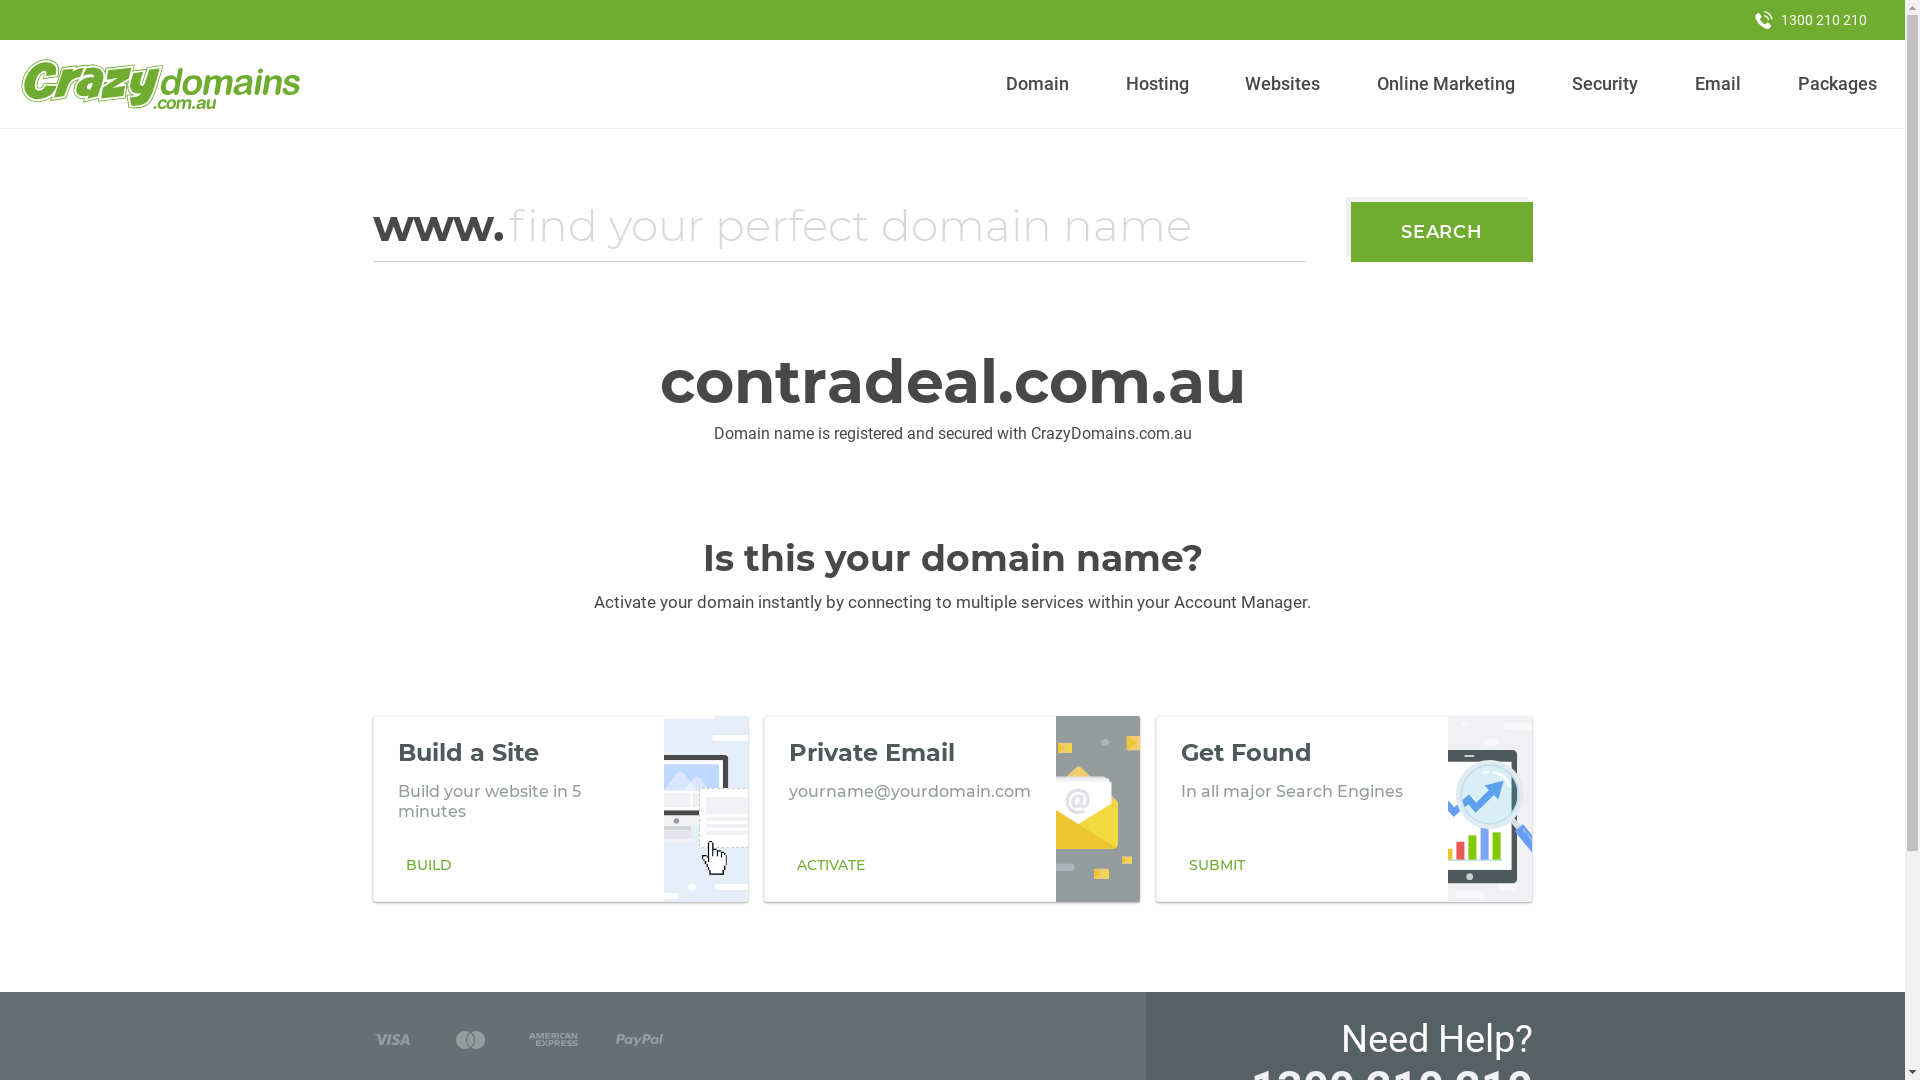  Describe the element at coordinates (1810, 19) in the screenshot. I see `'1300 210 210'` at that location.